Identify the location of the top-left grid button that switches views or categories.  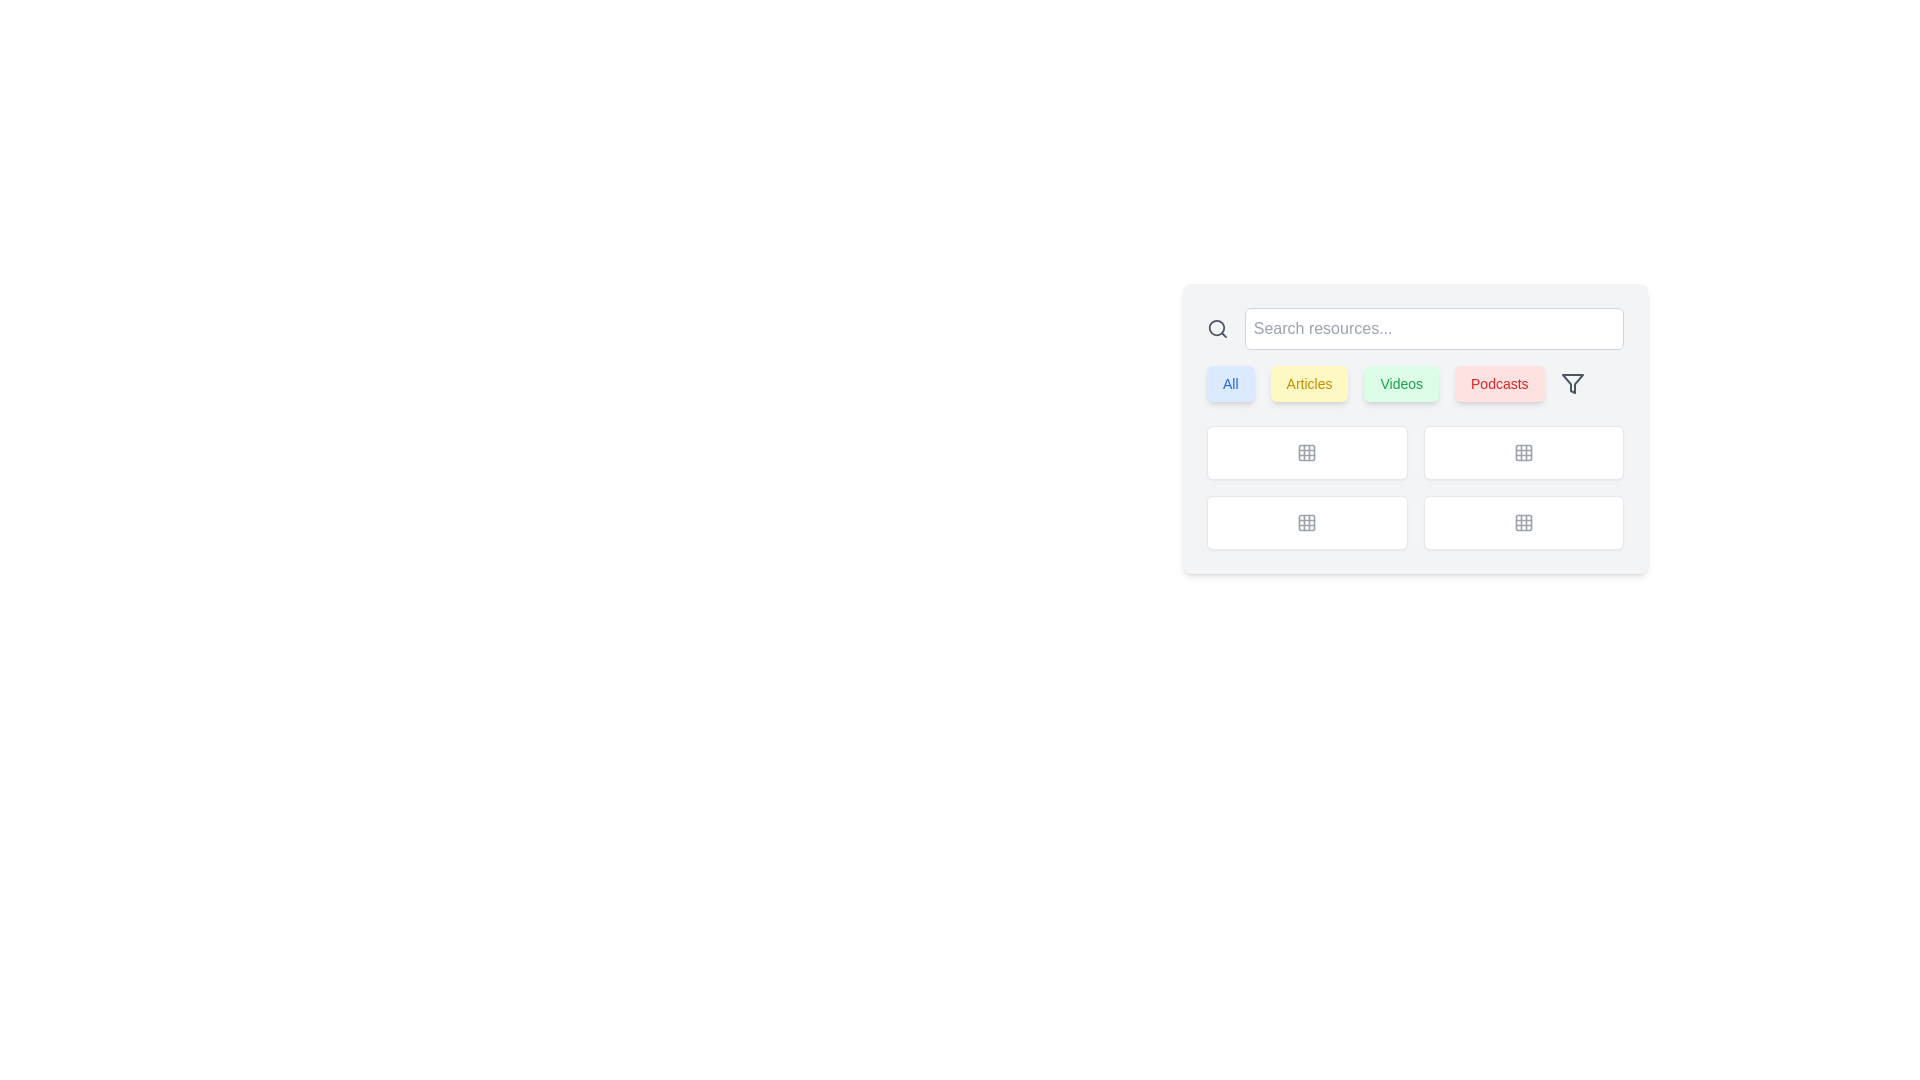
(1307, 452).